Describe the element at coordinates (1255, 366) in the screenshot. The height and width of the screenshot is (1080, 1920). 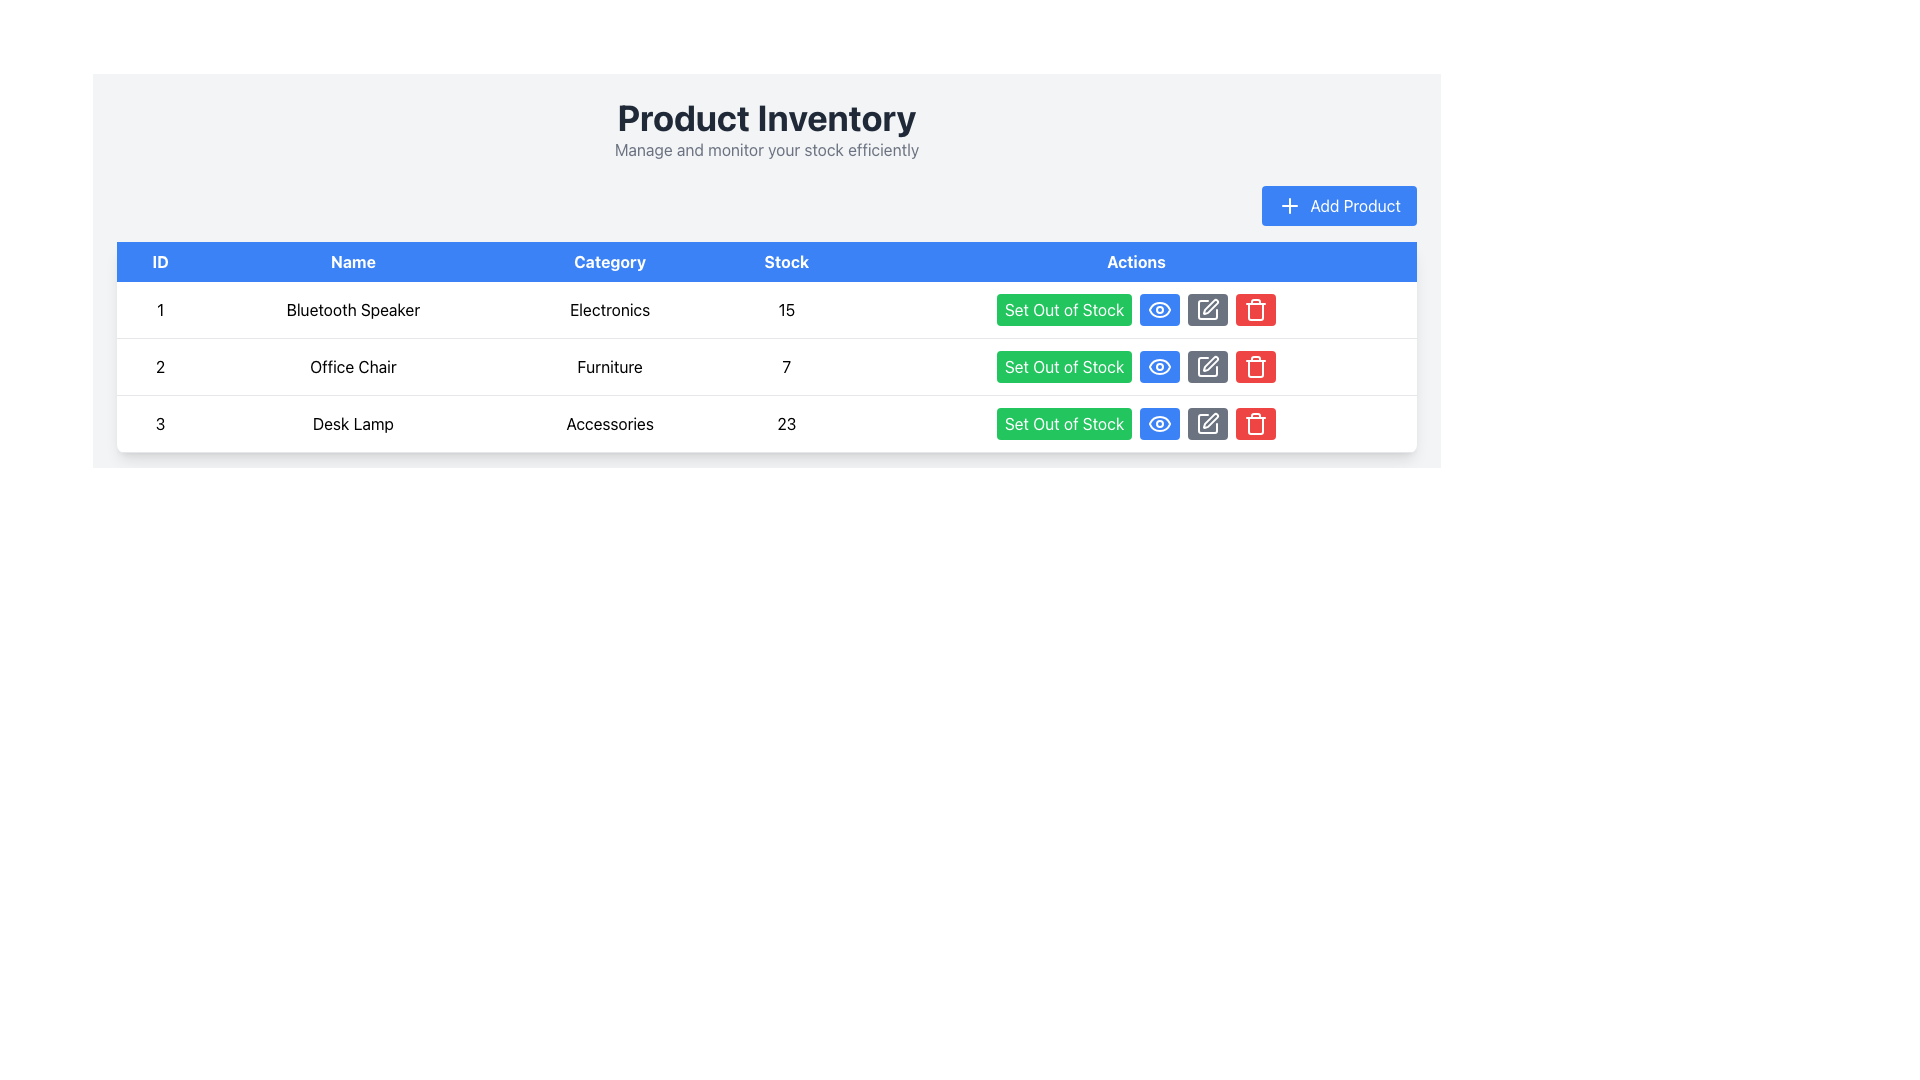
I see `the red trash bin icon in the last column of the row labeled 'Desk Lamp' under the 'Actions' header to initiate the delete action` at that location.